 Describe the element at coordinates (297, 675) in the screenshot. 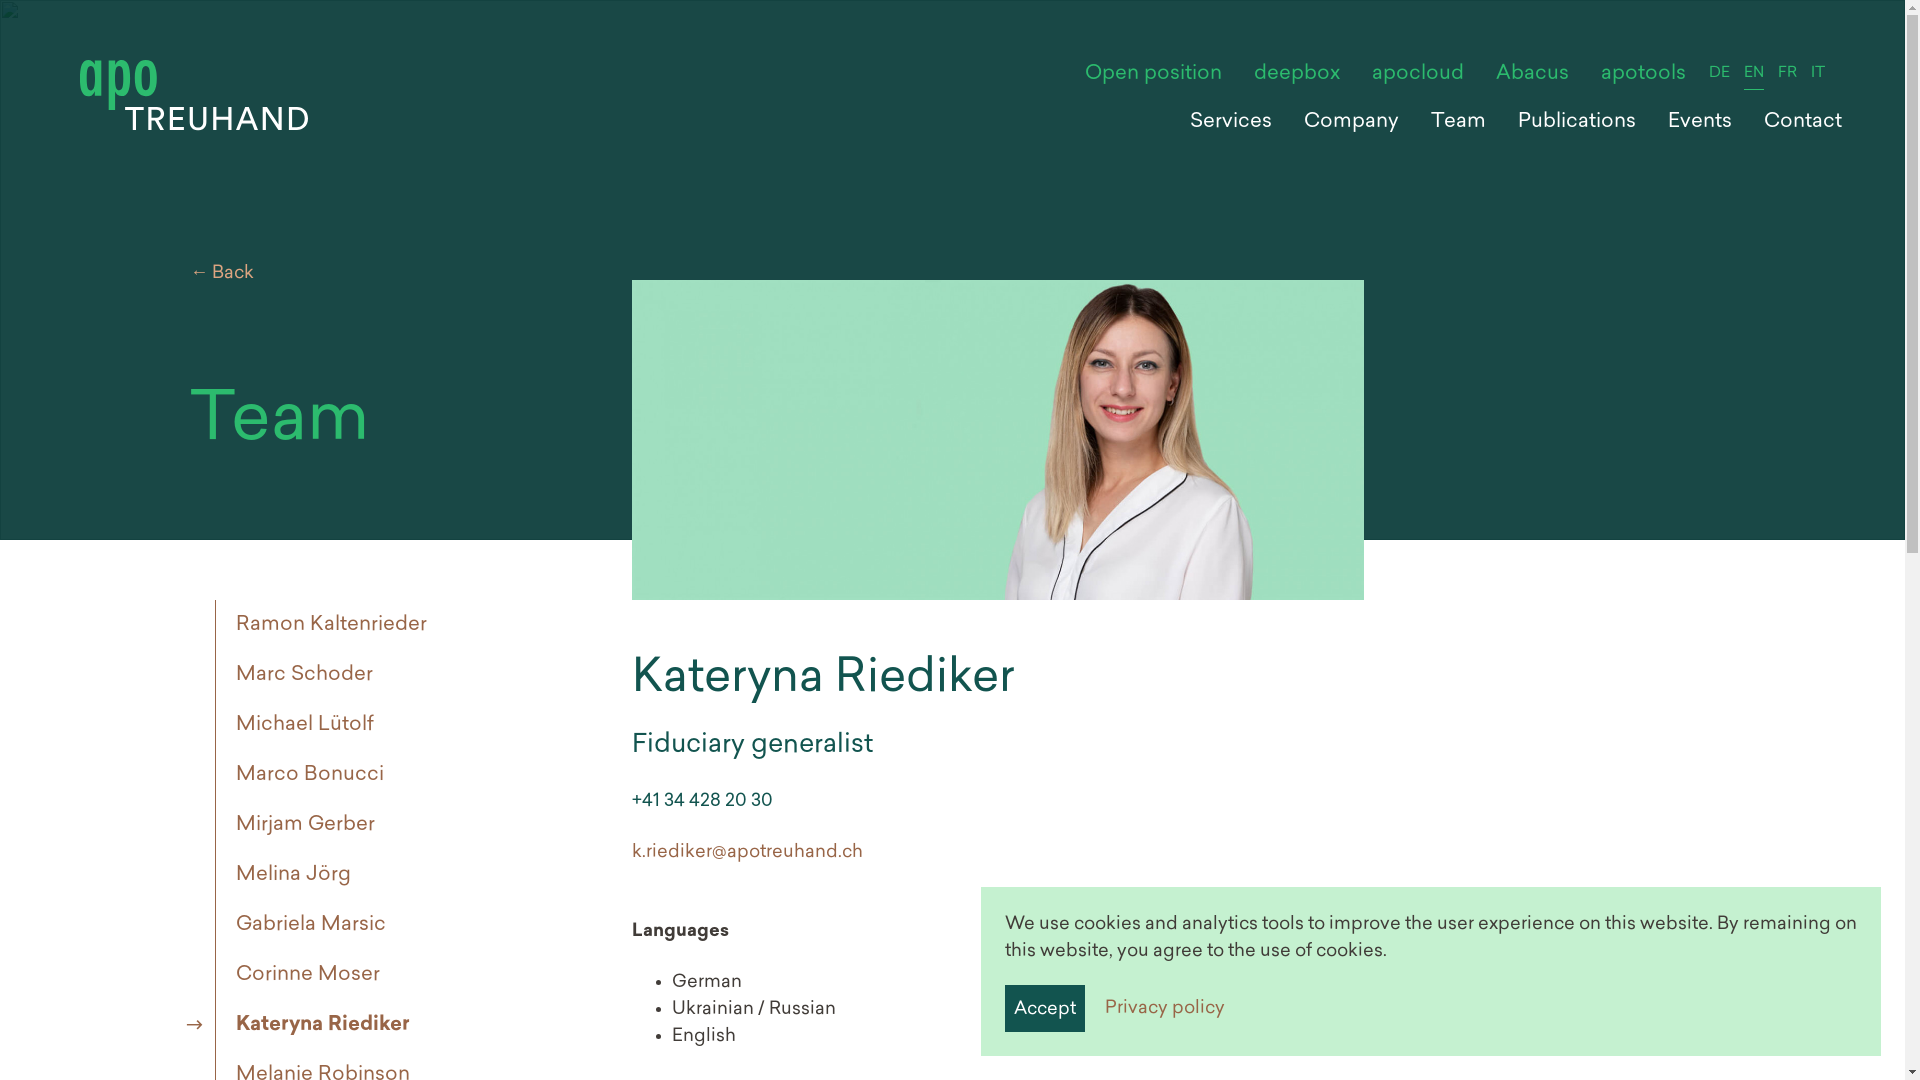

I see `'Marc Schoder'` at that location.